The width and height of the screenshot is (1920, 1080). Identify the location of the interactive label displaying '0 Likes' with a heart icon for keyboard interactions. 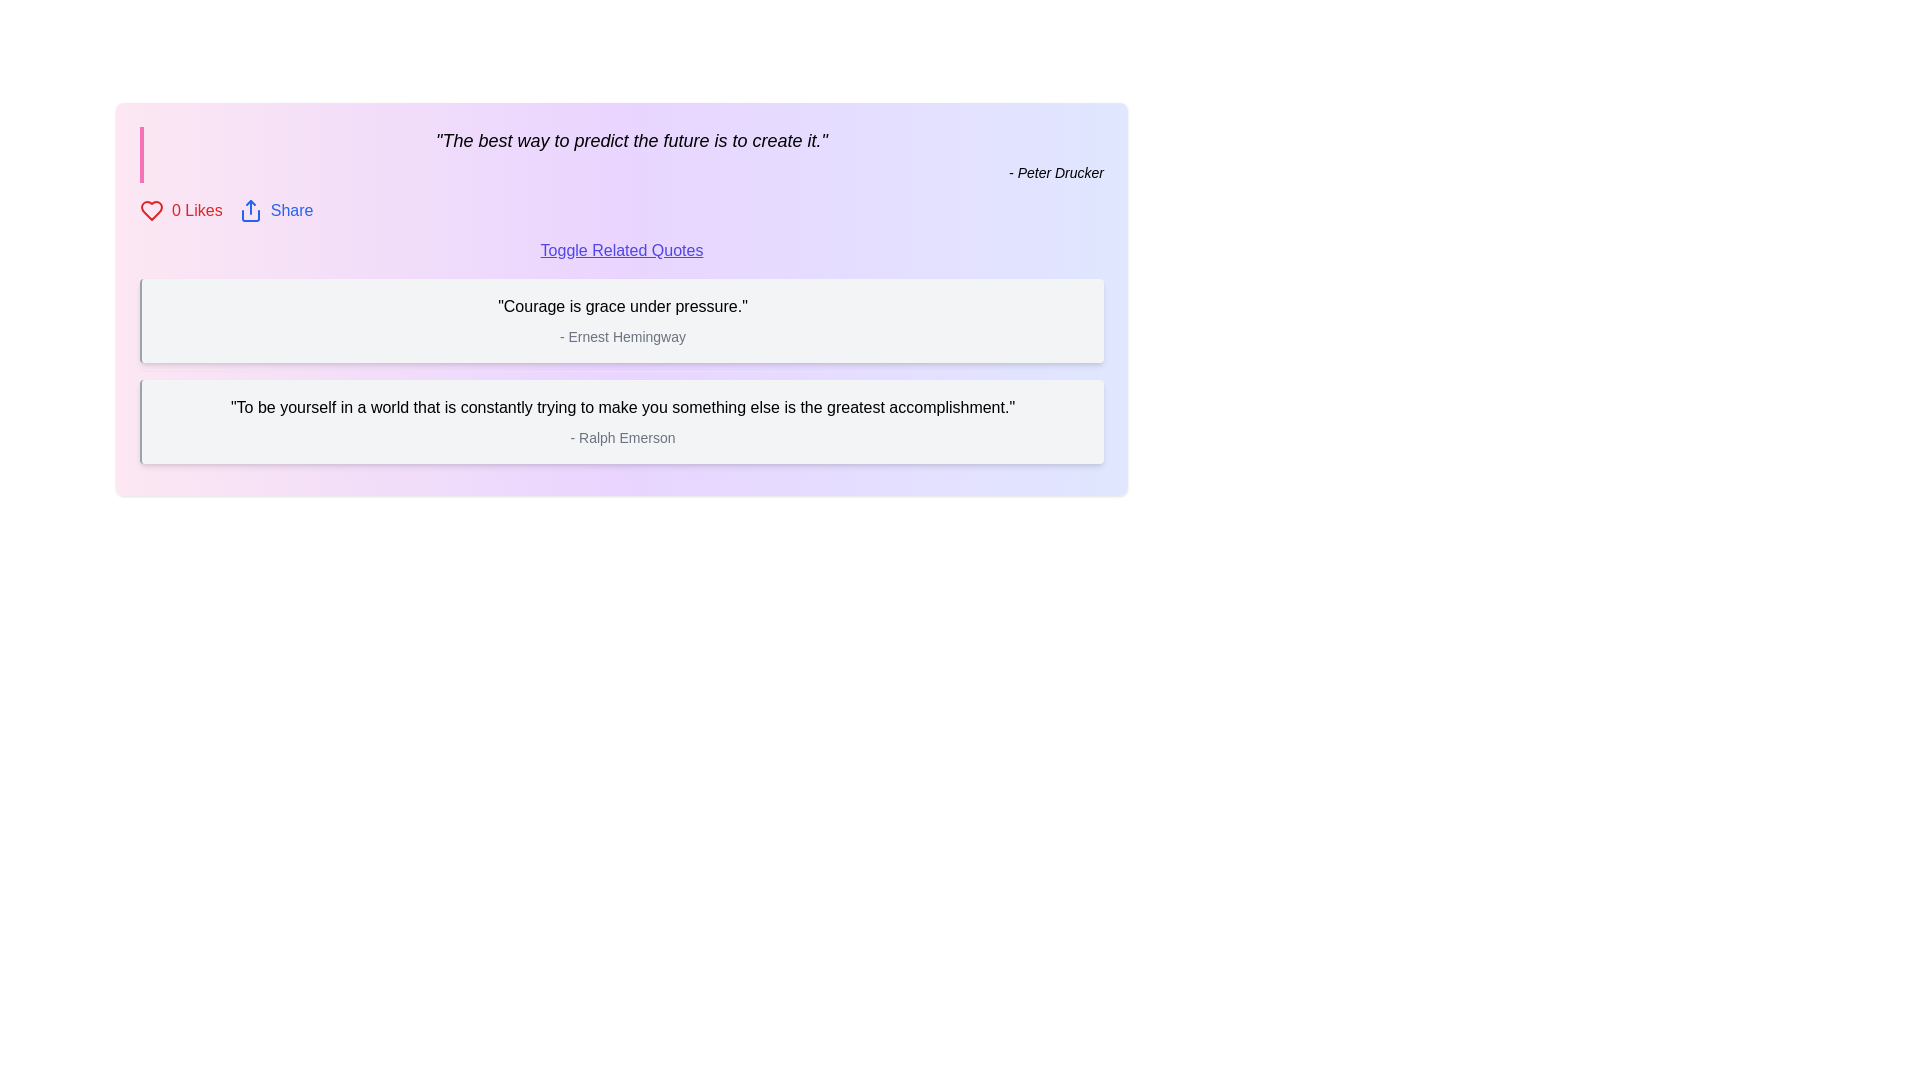
(181, 211).